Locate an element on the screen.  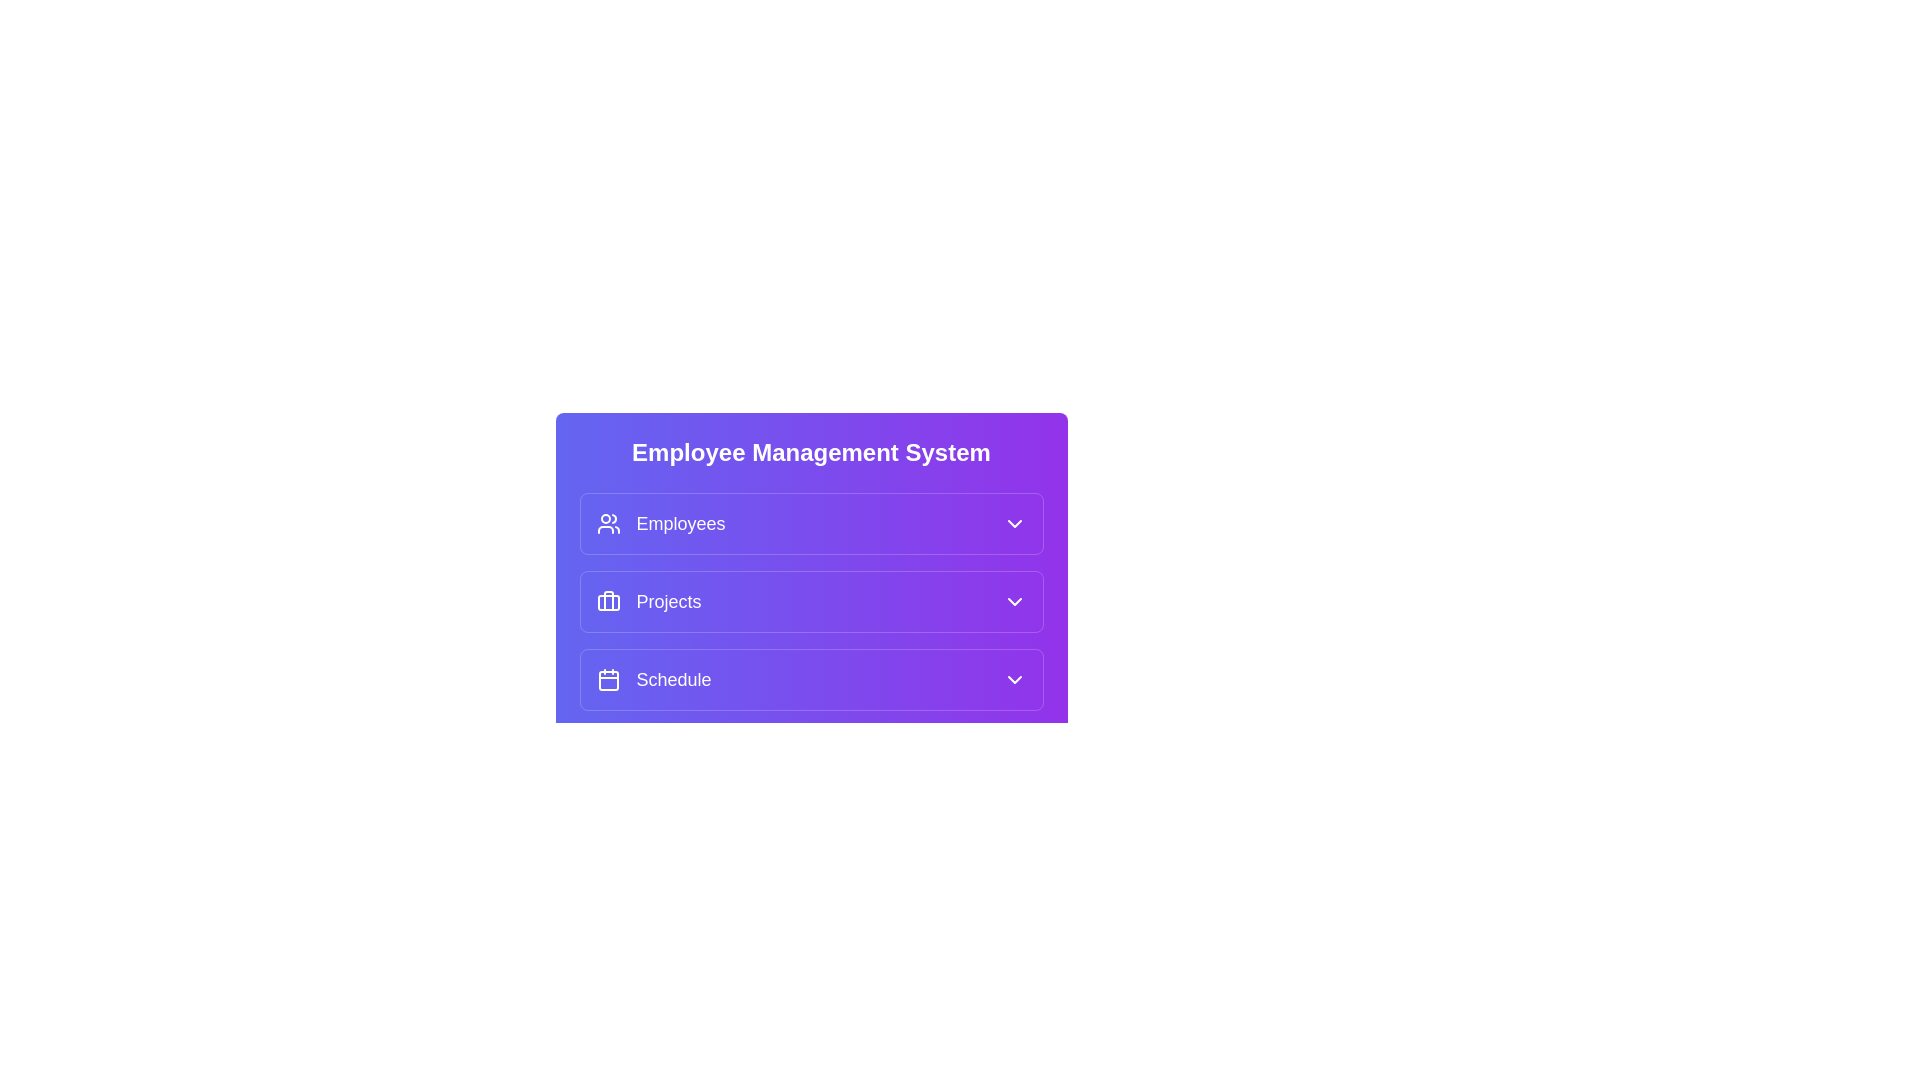
the downward-pointing chevron-shaped icon located to the right of the 'Projects' menu item is located at coordinates (1014, 600).